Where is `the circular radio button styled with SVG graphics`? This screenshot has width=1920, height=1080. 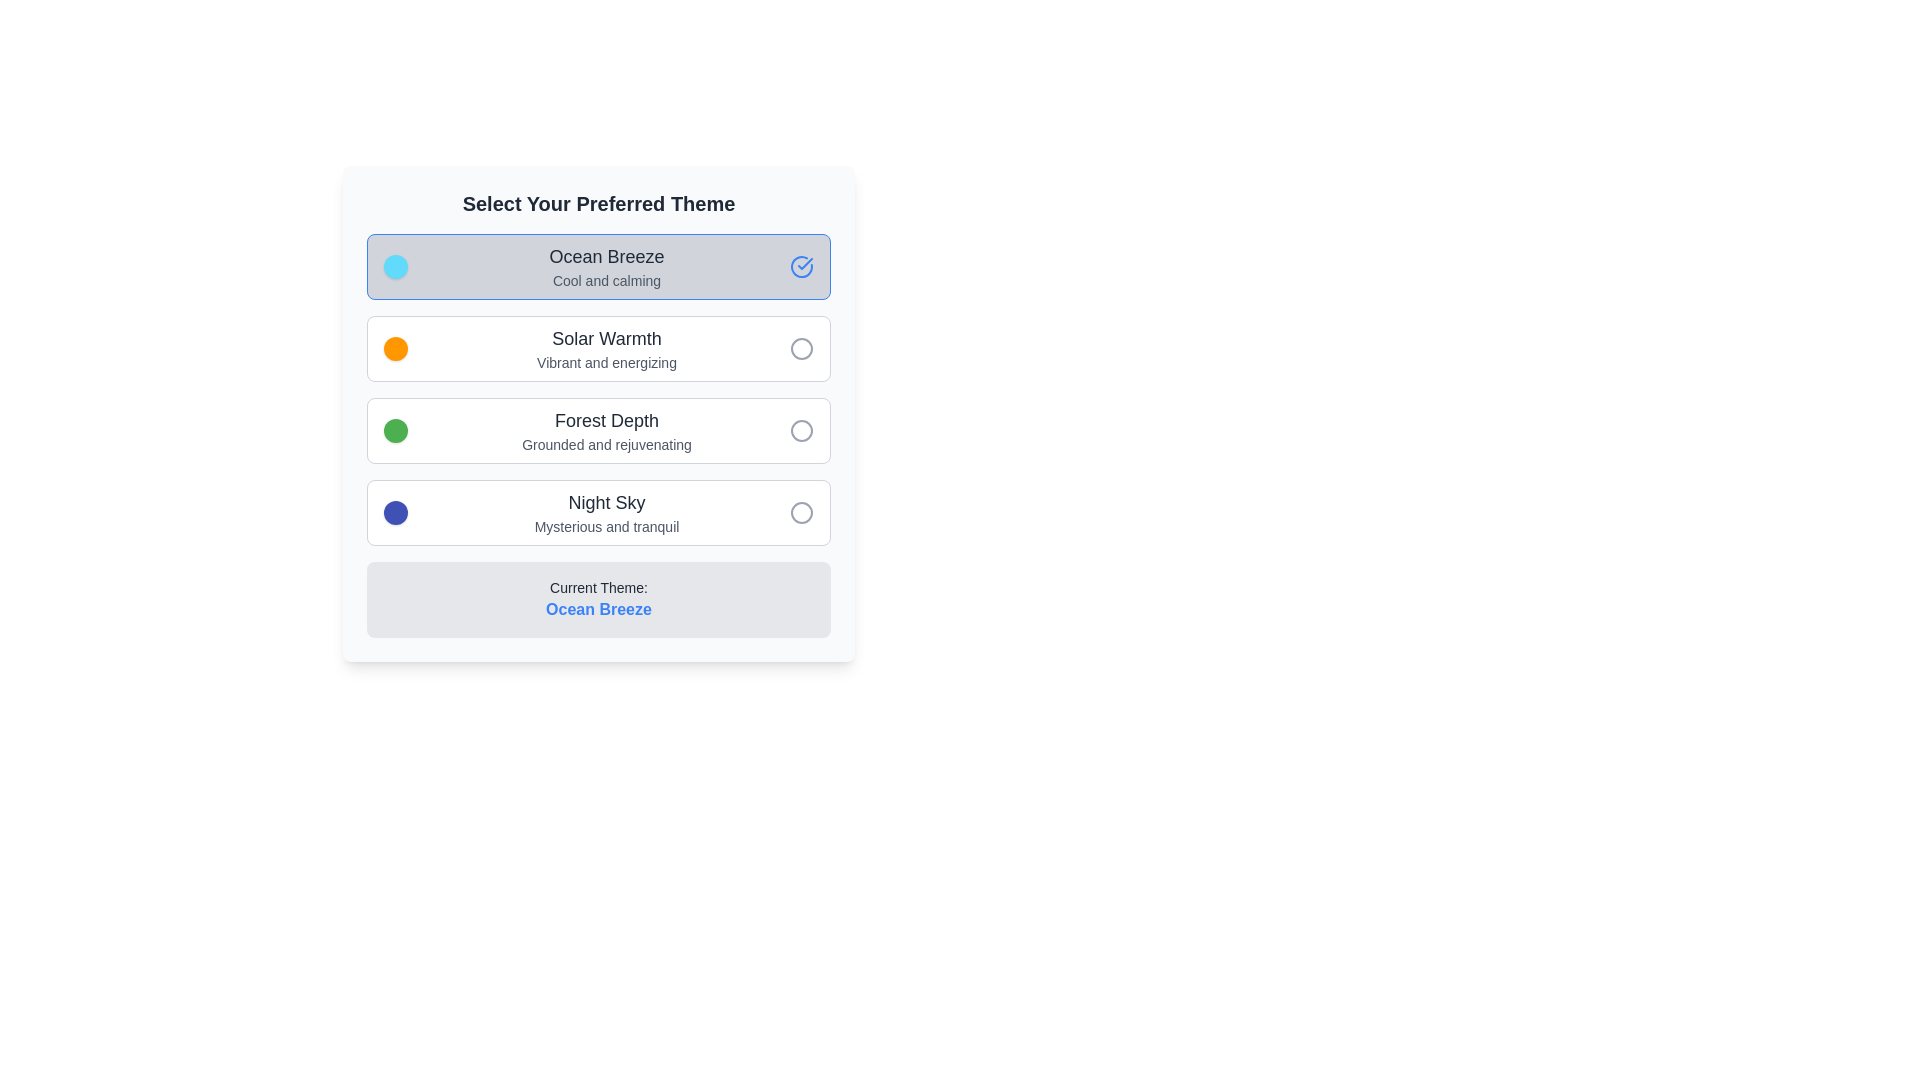 the circular radio button styled with SVG graphics is located at coordinates (801, 430).